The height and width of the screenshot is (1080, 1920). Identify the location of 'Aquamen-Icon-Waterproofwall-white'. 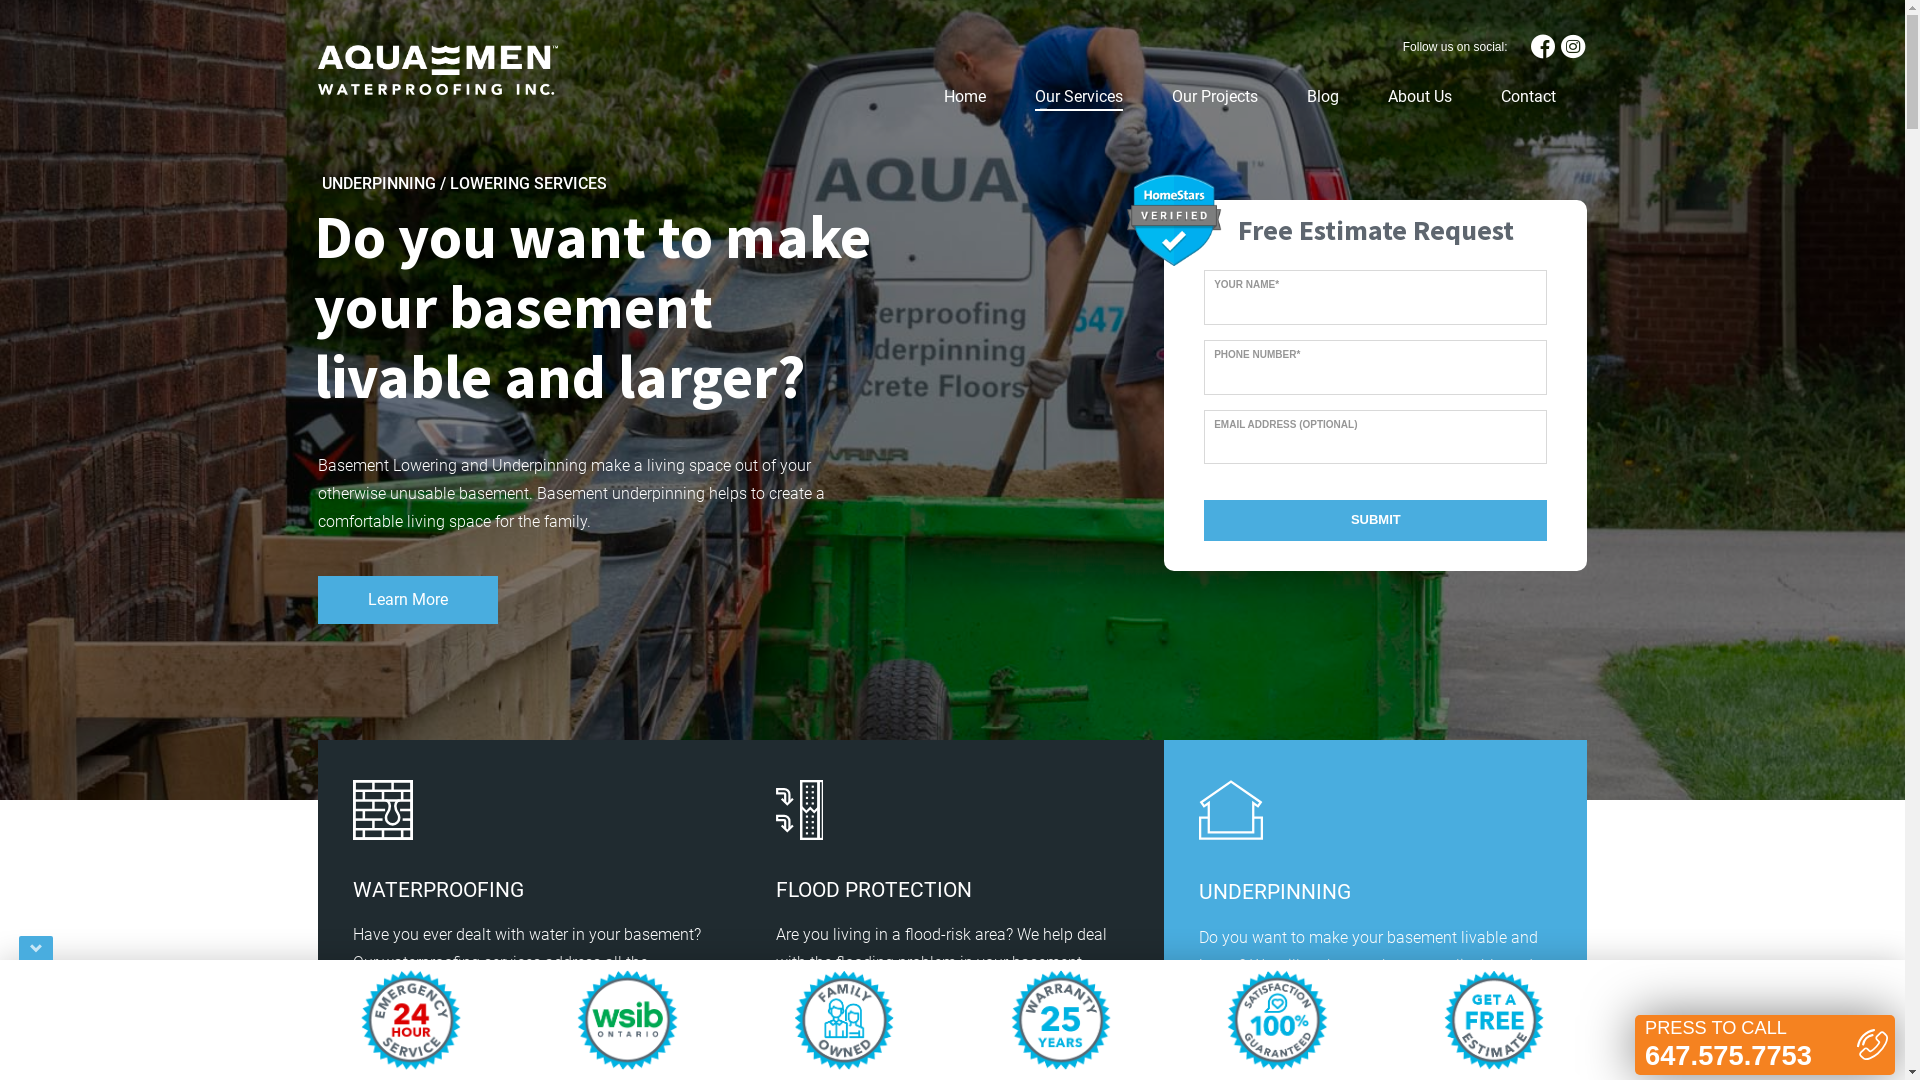
(800, 810).